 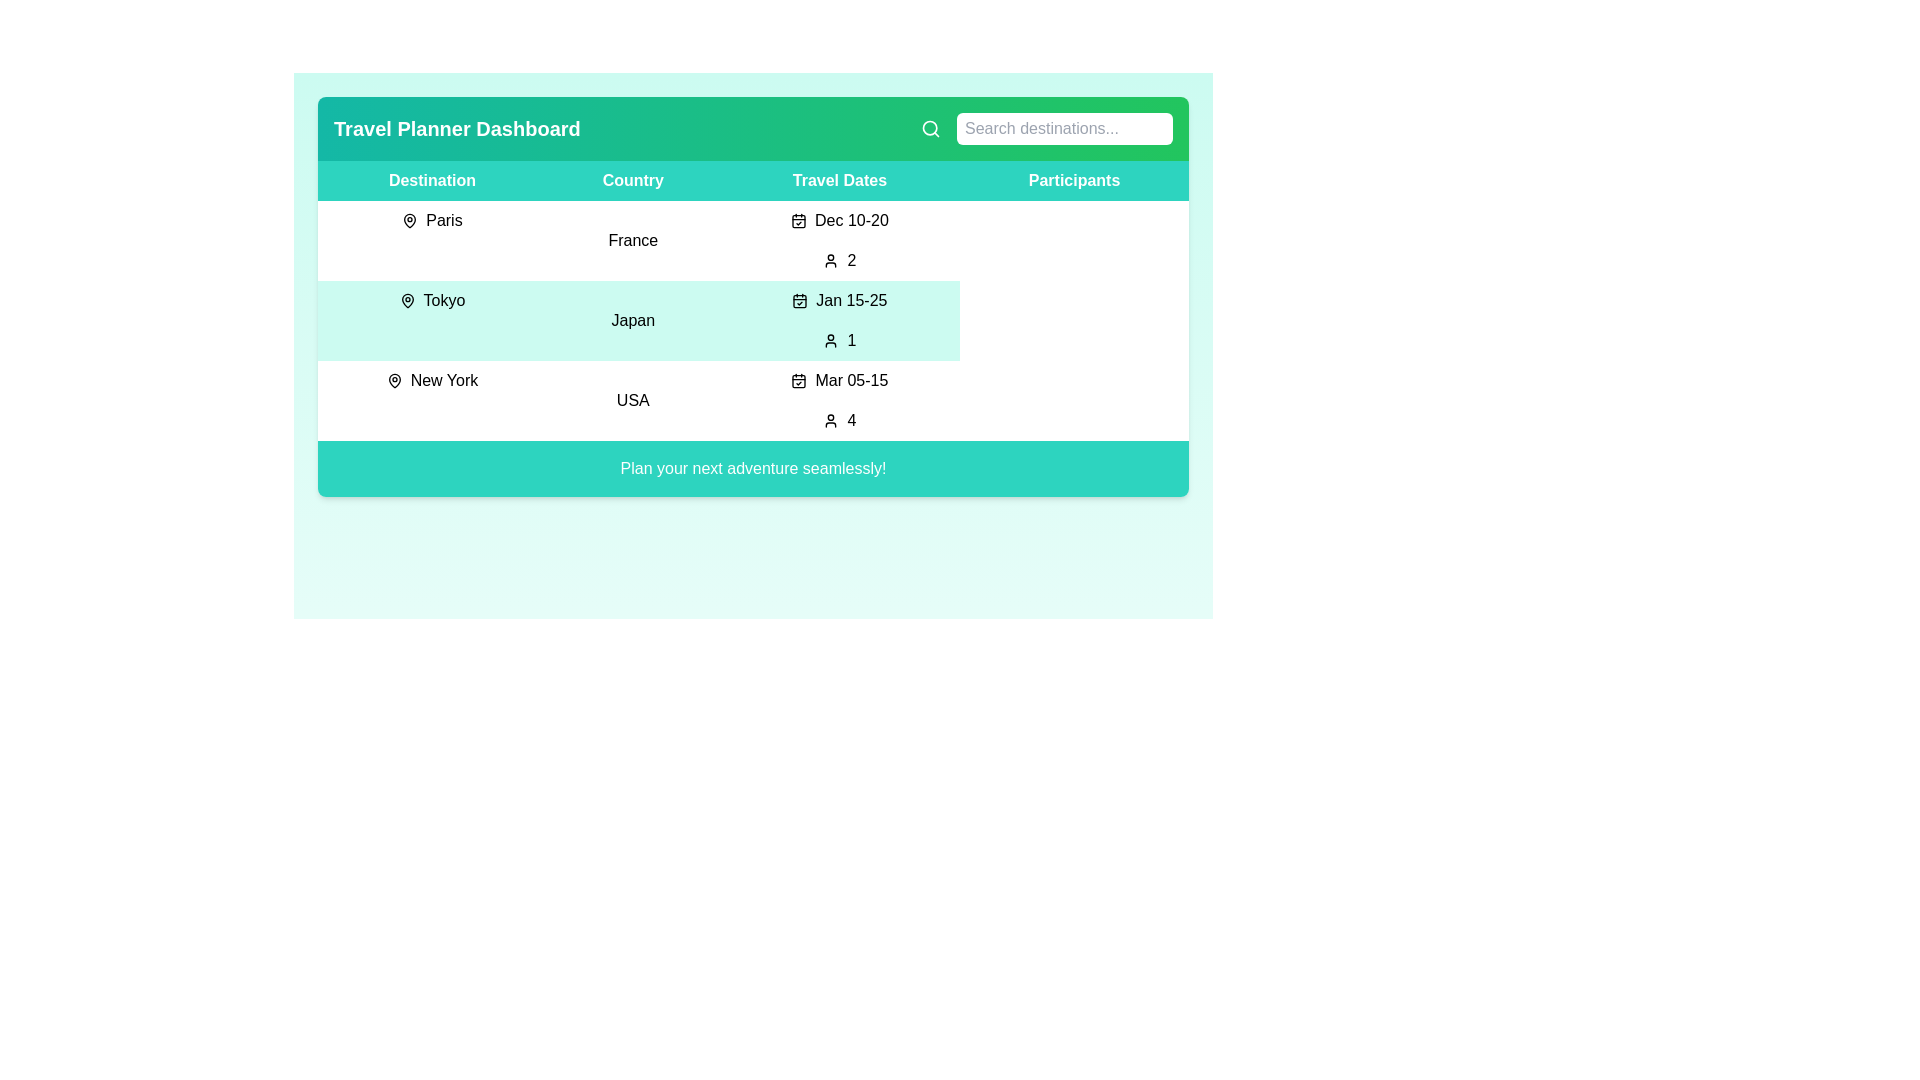 What do you see at coordinates (840, 300) in the screenshot?
I see `the Text Display with Icon that shows the travel date range for the itinerary entry corresponding to 'Tokyo, Japan' in the travel planner table` at bounding box center [840, 300].